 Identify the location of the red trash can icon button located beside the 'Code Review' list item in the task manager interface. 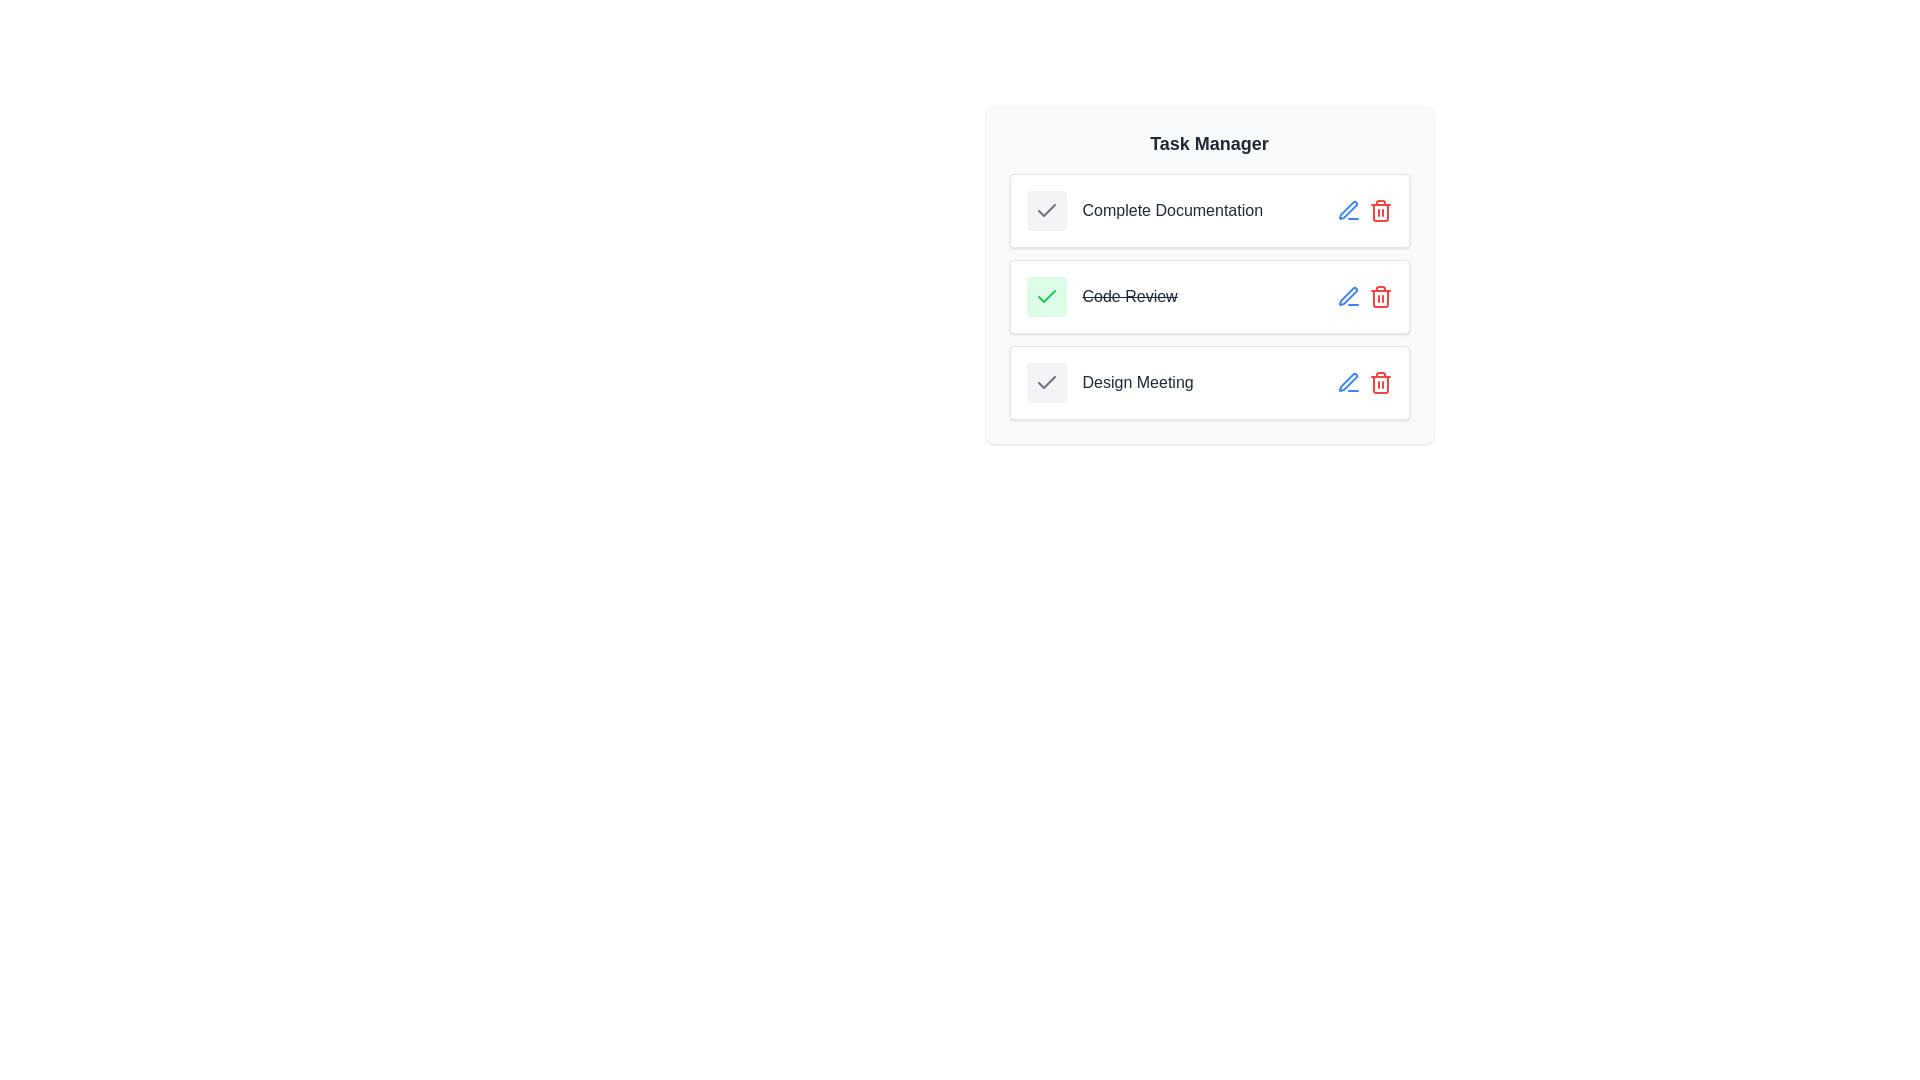
(1379, 297).